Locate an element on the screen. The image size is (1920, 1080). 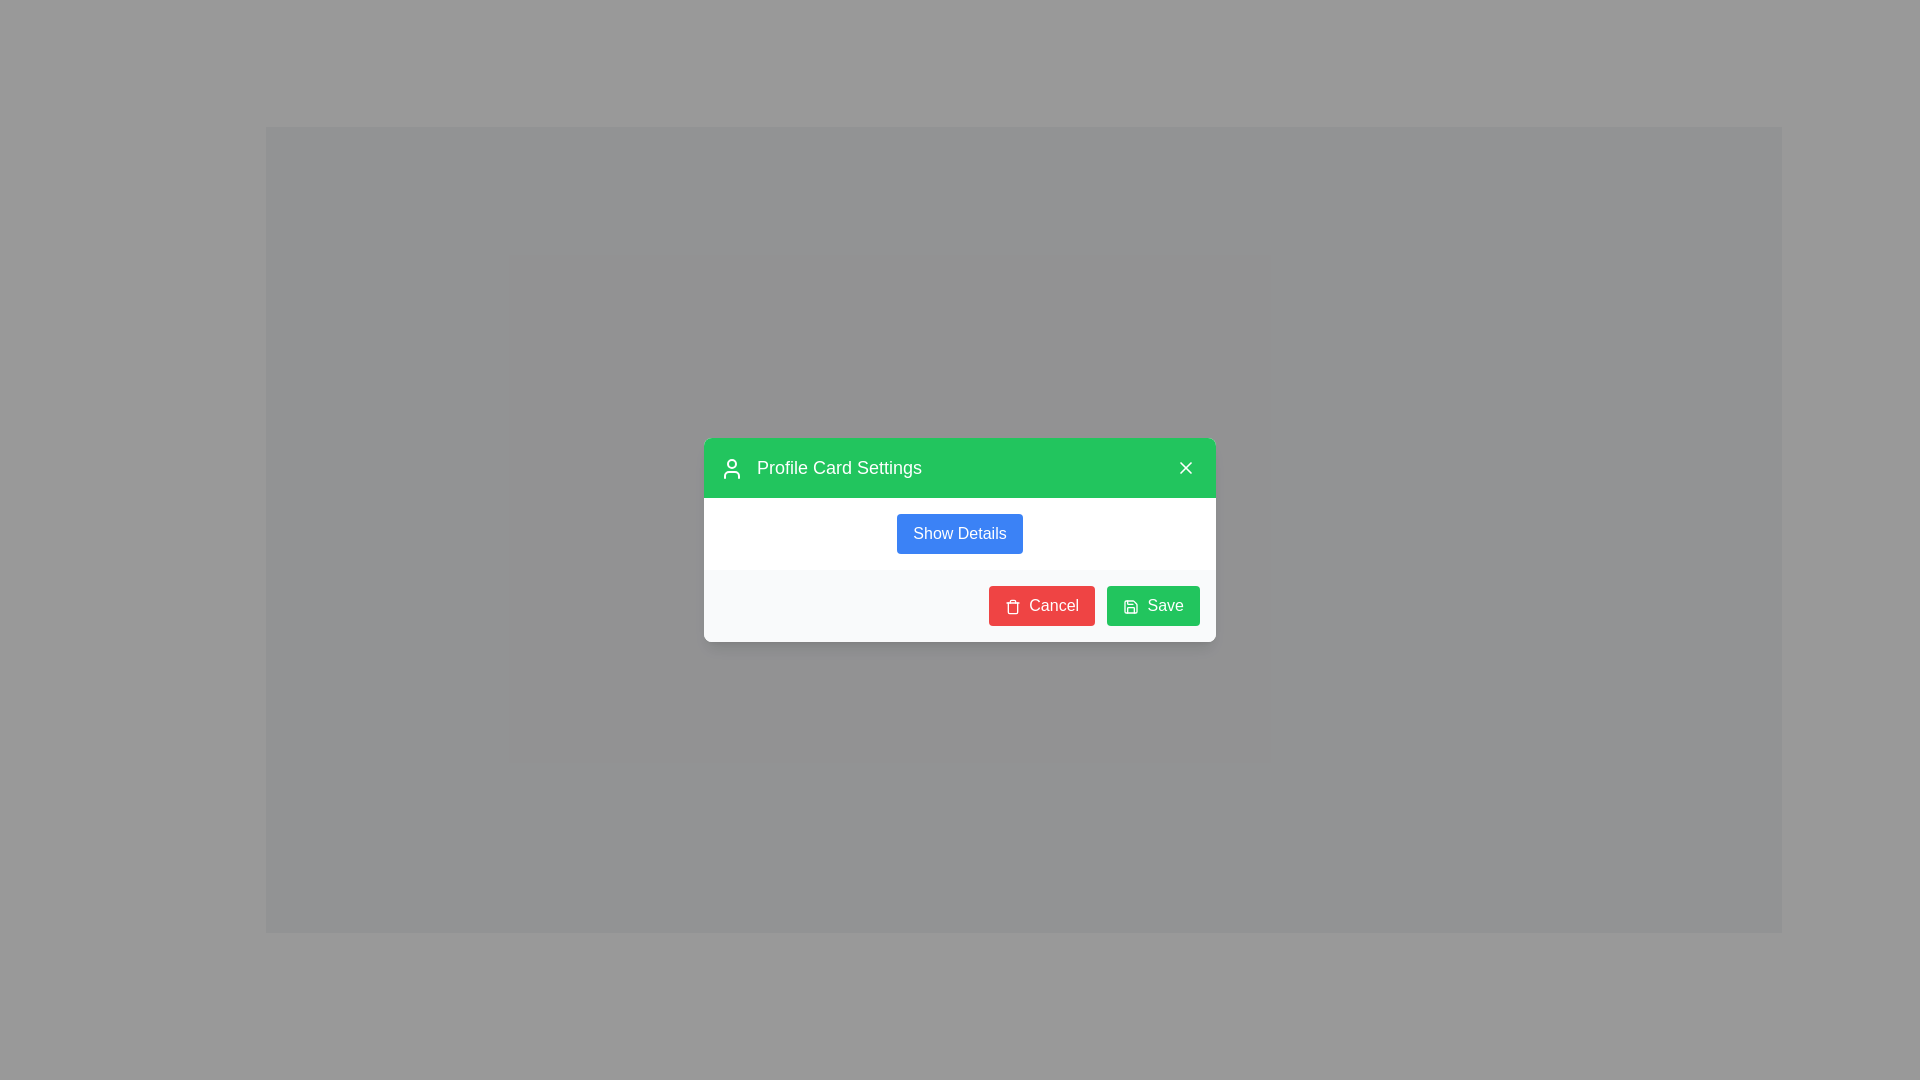
the cancel button located in the footer section of the modal dialog, positioned to the left of the green 'Save' button is located at coordinates (1040, 604).